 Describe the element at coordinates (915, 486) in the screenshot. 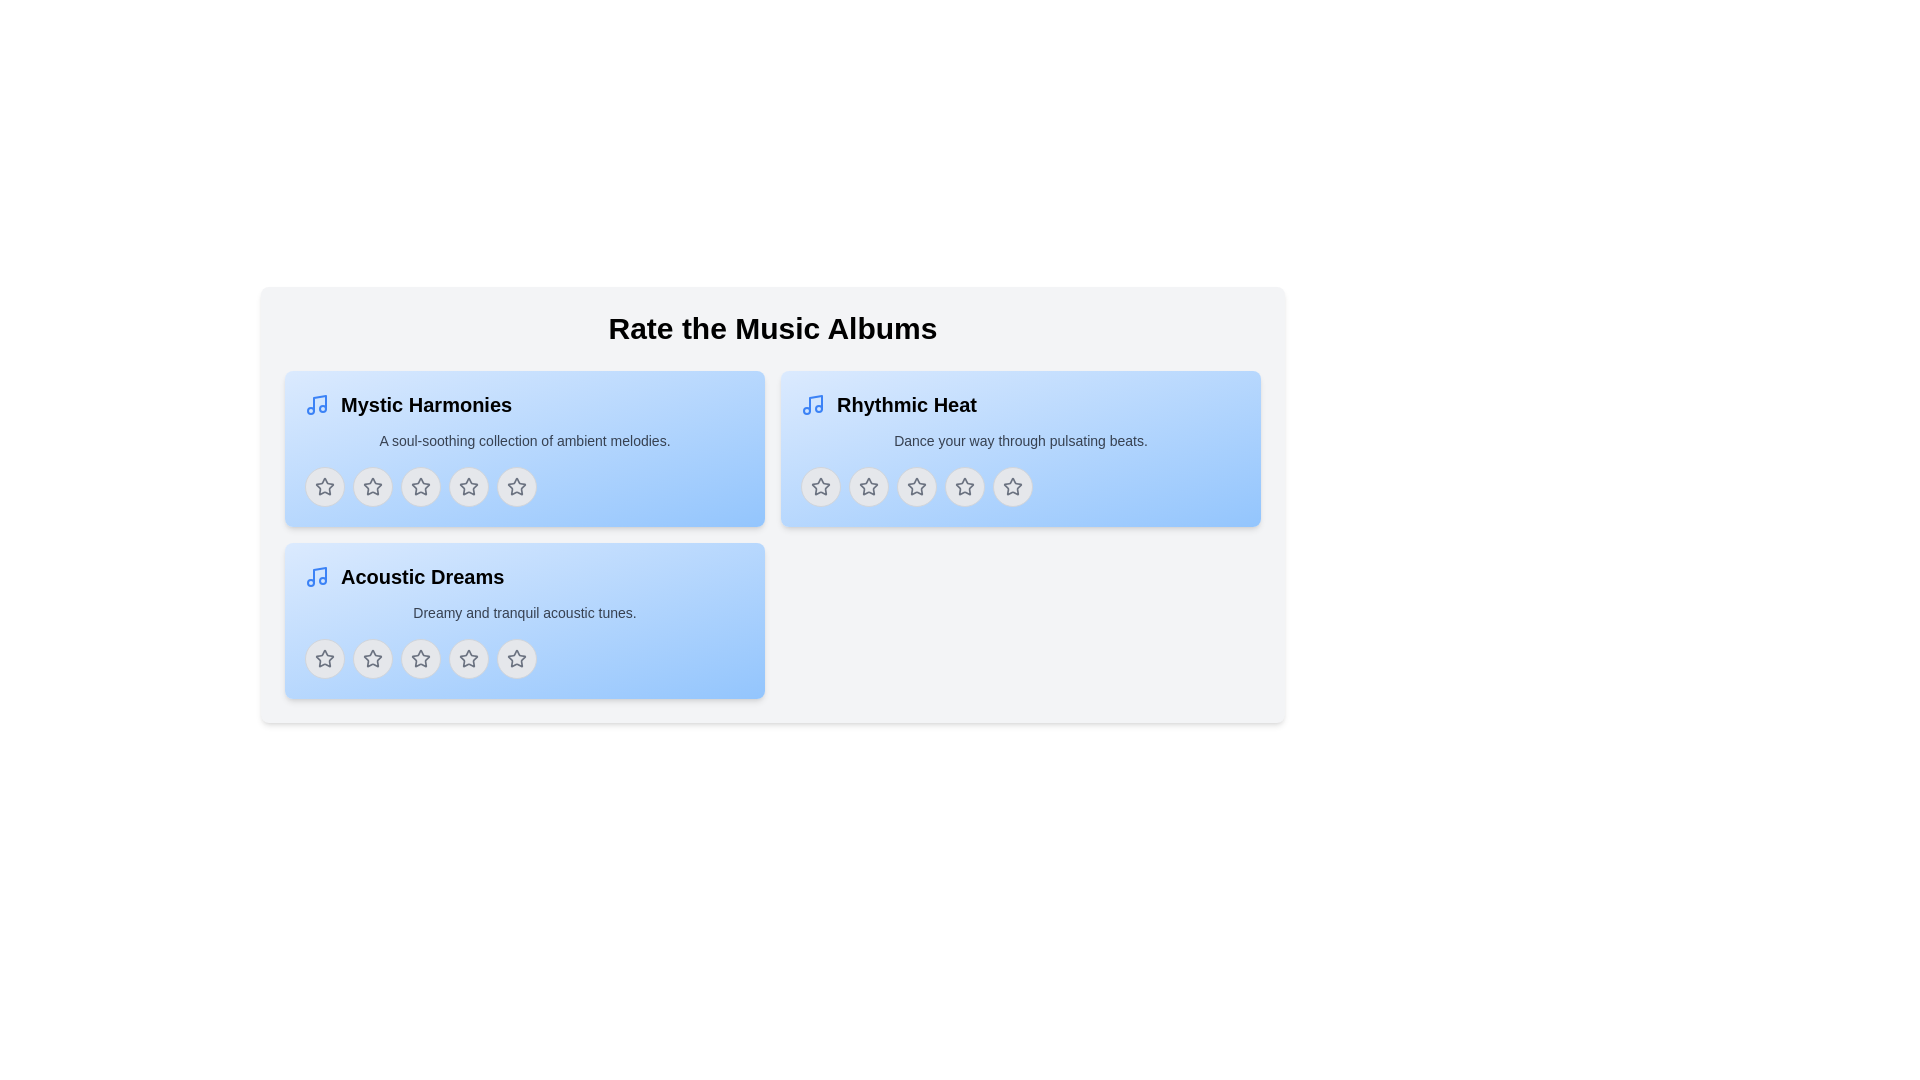

I see `the second star button in the rating row of the 'Rhythmic Heat' album` at that location.